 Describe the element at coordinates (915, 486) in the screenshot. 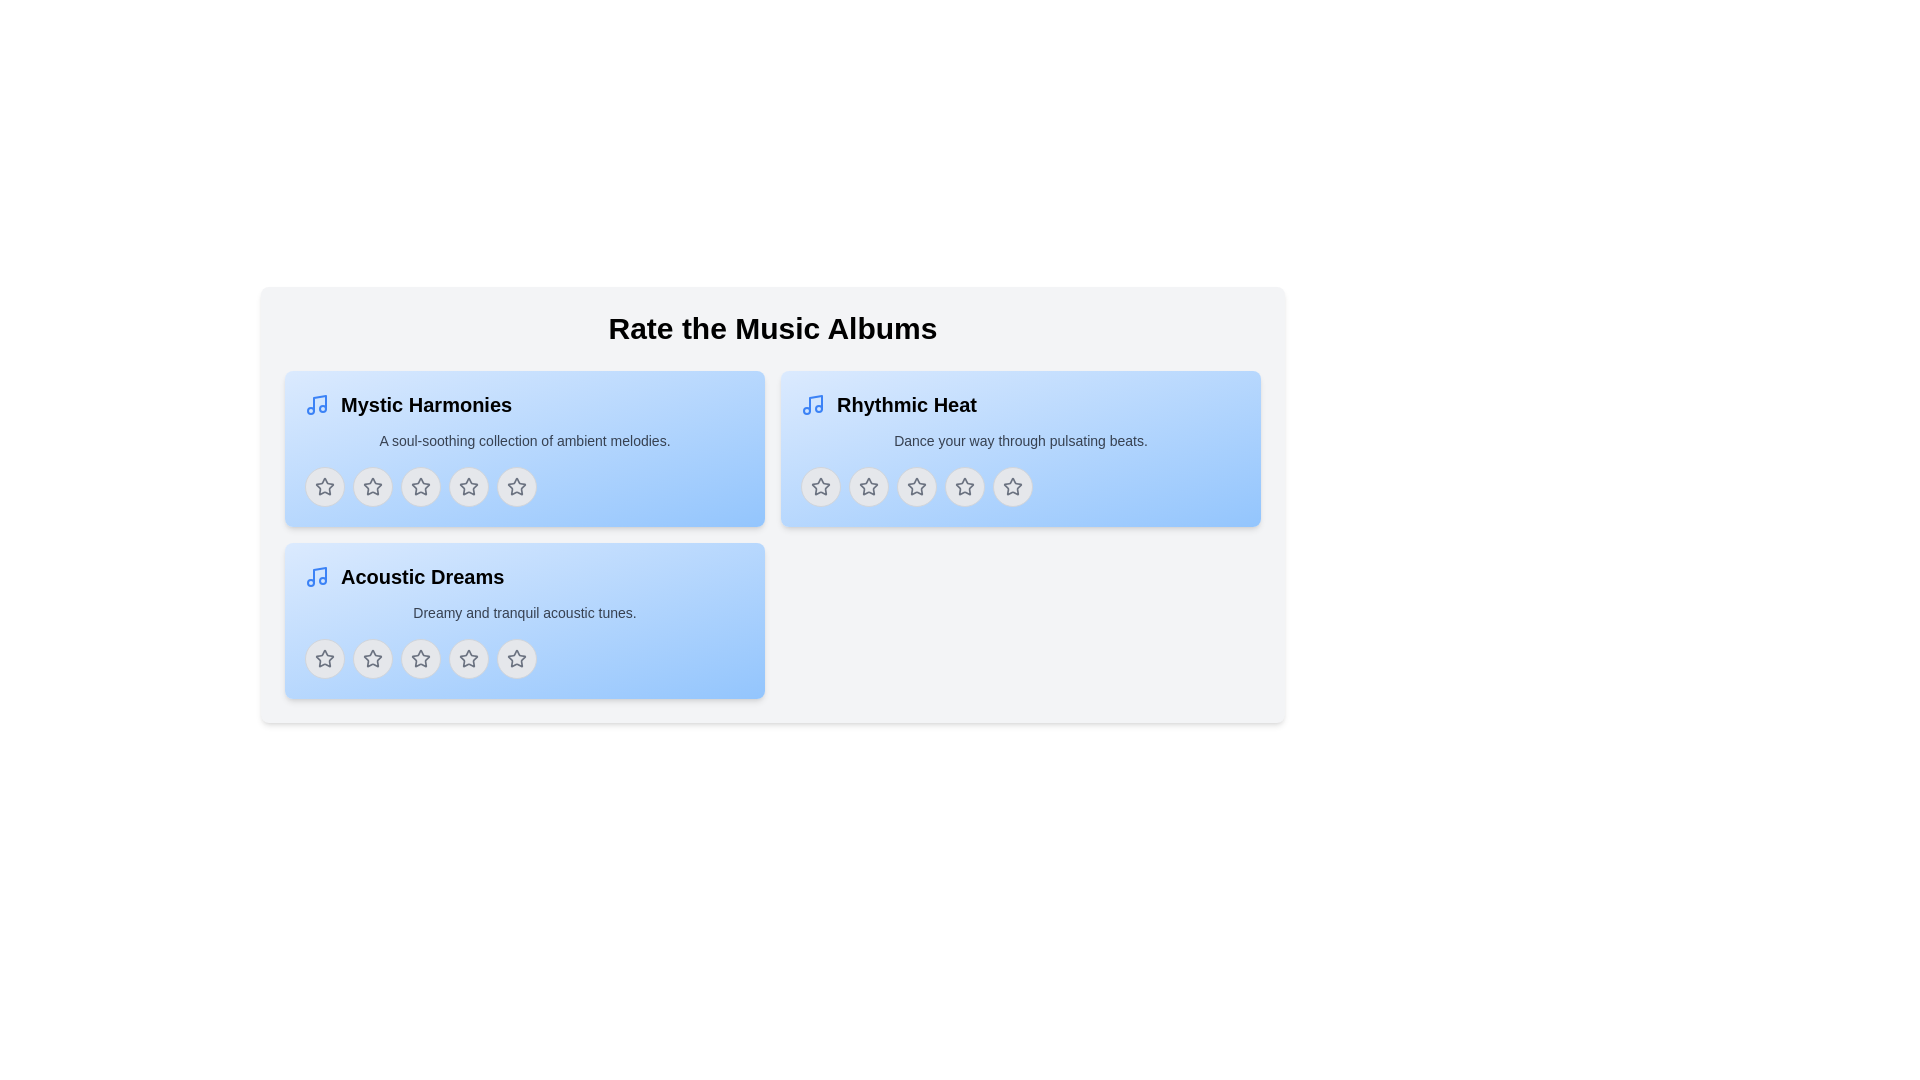

I see `the second star button in the rating row of the 'Rhythmic Heat' album` at that location.